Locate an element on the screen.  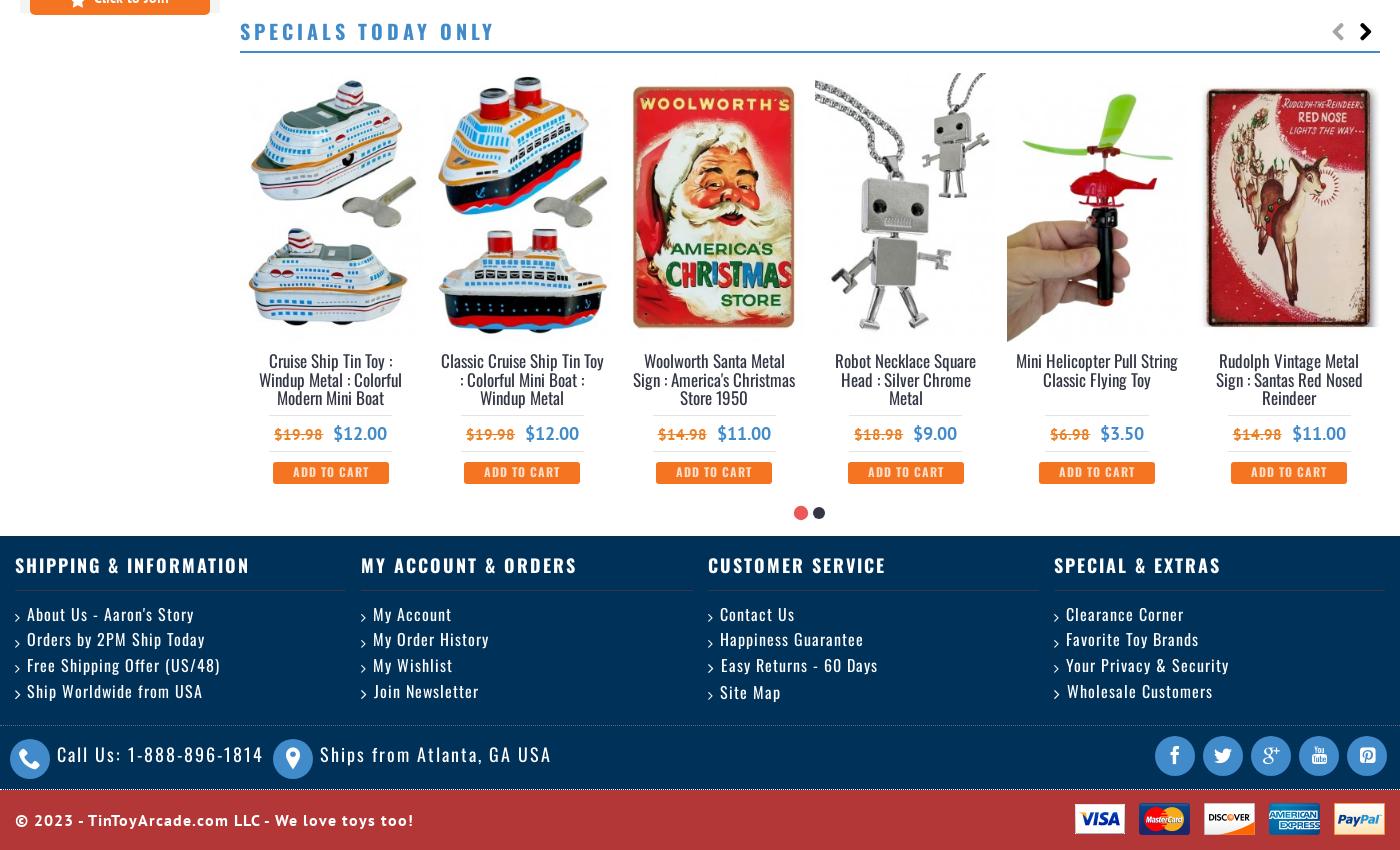
'Customer Service' is located at coordinates (707, 563).